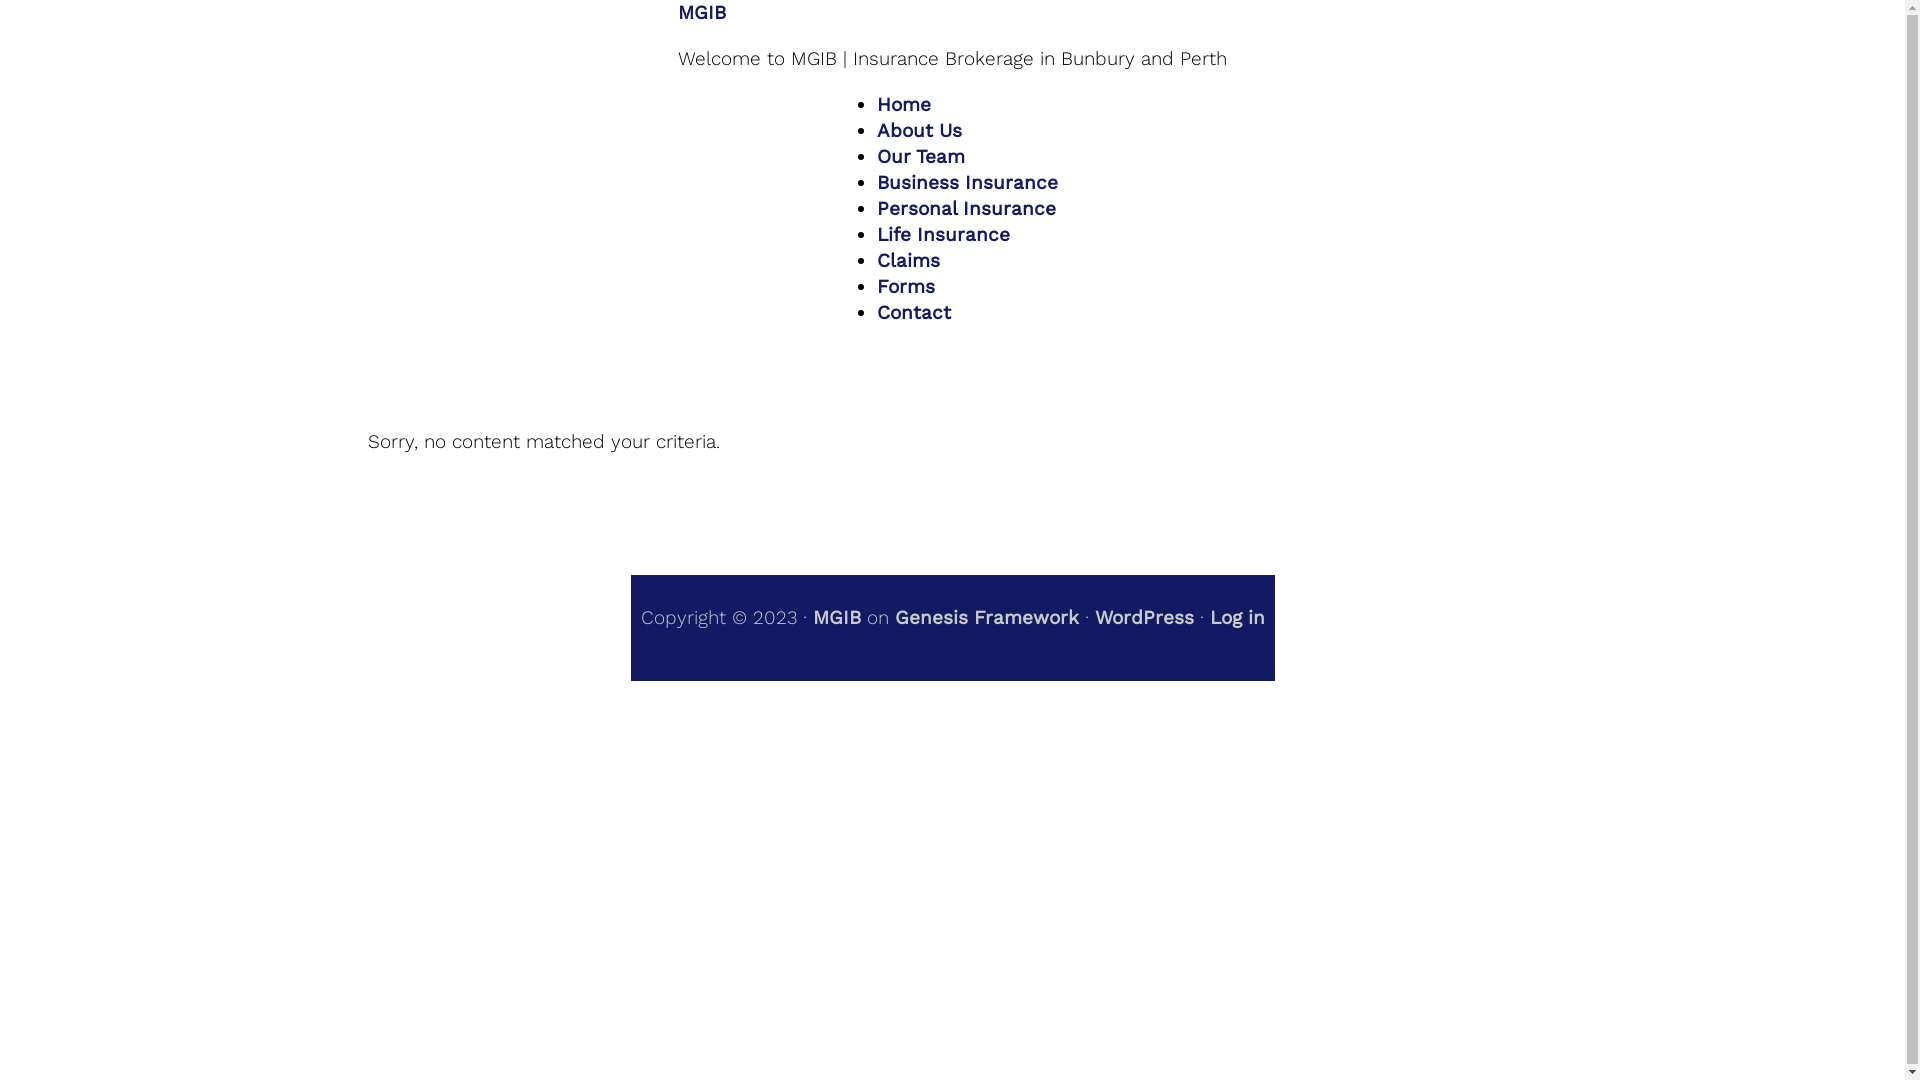 This screenshot has width=1920, height=1080. I want to click on 'Life Insurance', so click(877, 233).